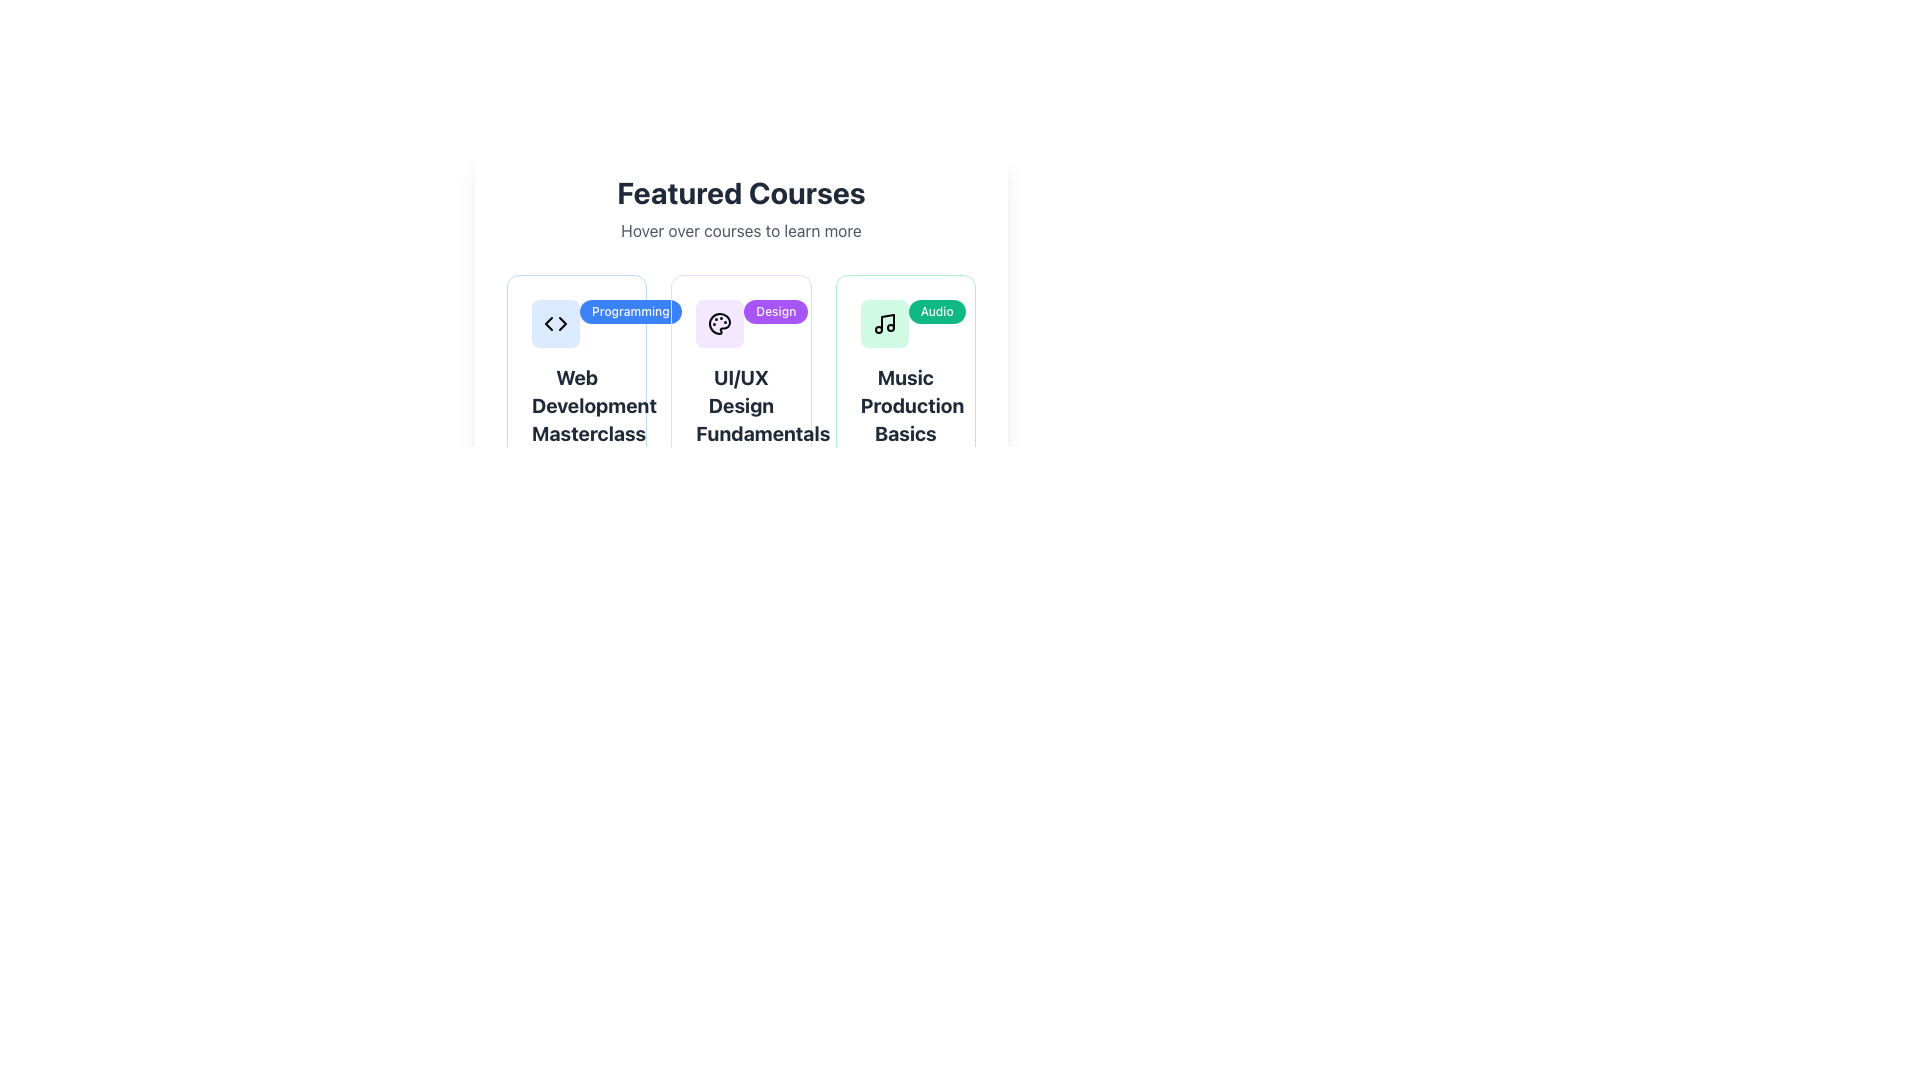  Describe the element at coordinates (883, 323) in the screenshot. I see `the 'Audio' icon in the 'Music Production Basics' section for accessibility purposes` at that location.